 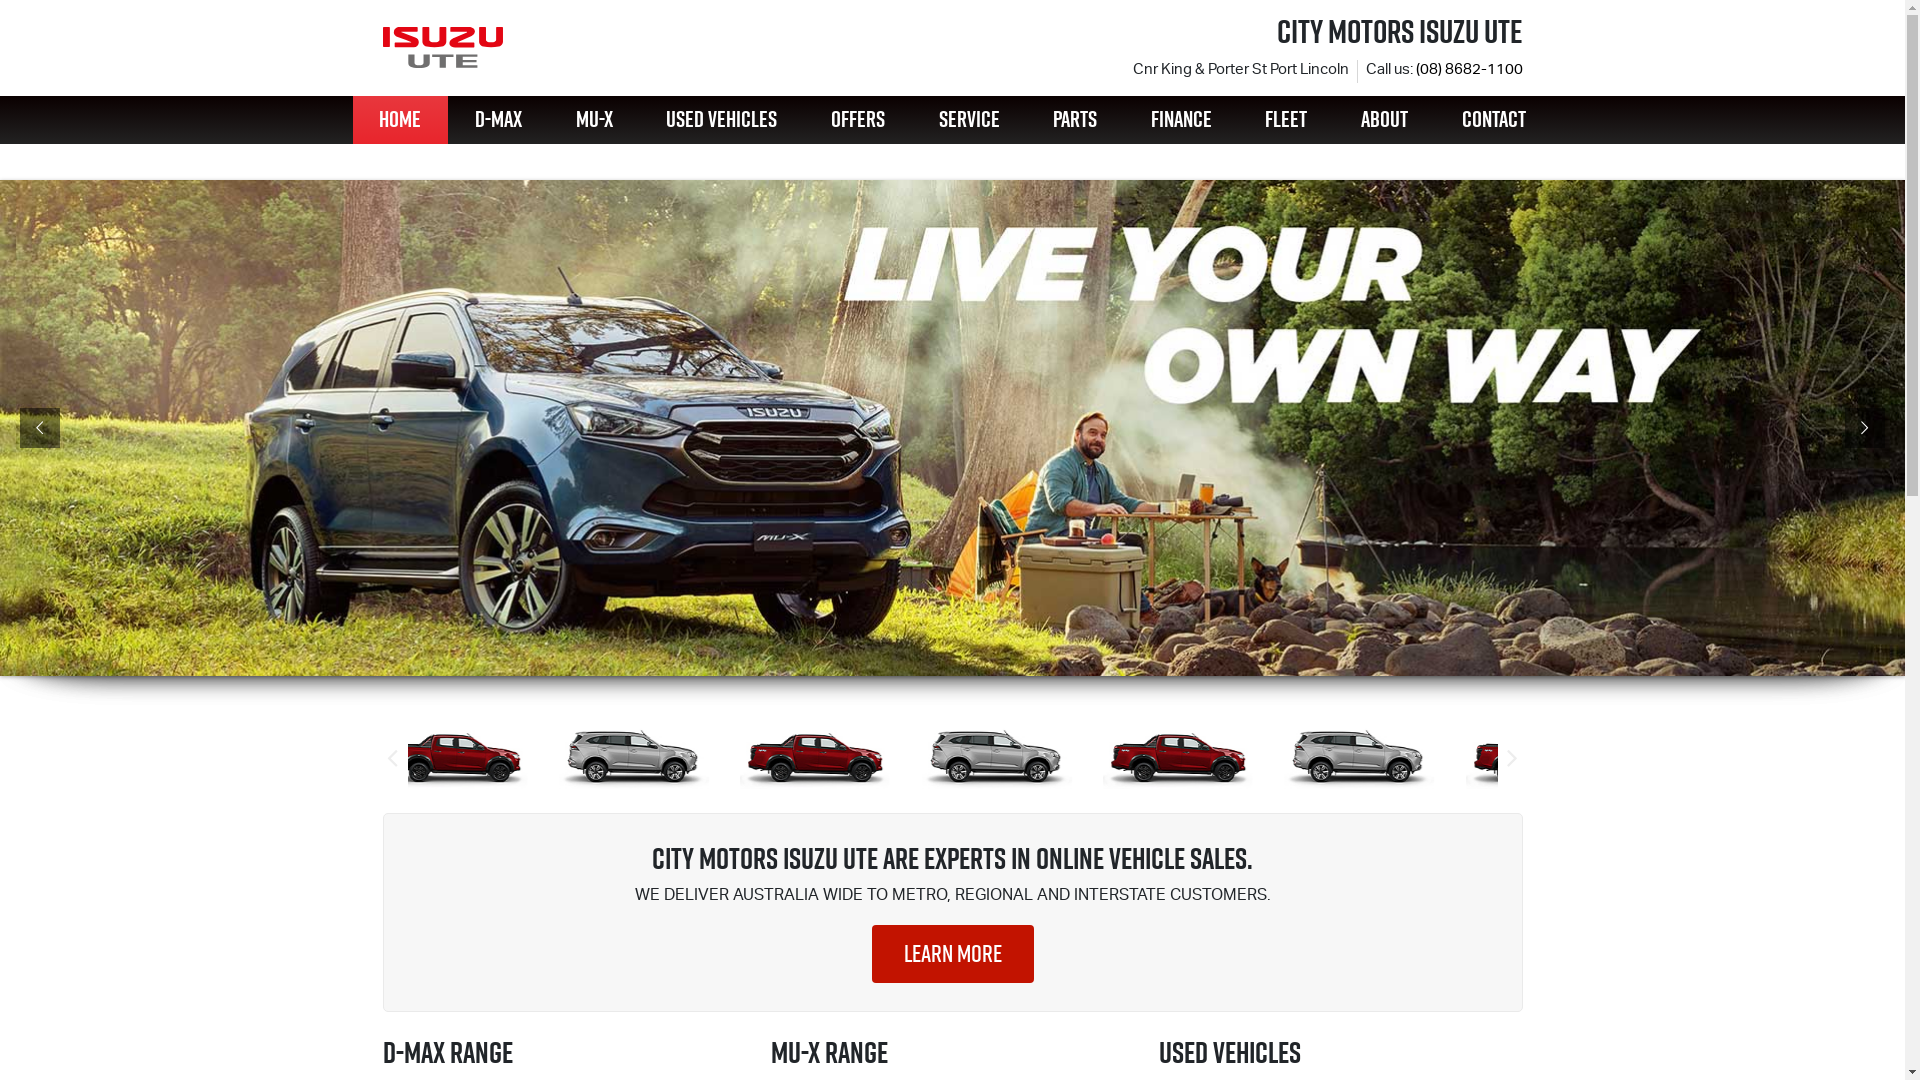 What do you see at coordinates (351, 119) in the screenshot?
I see `'HOME'` at bounding box center [351, 119].